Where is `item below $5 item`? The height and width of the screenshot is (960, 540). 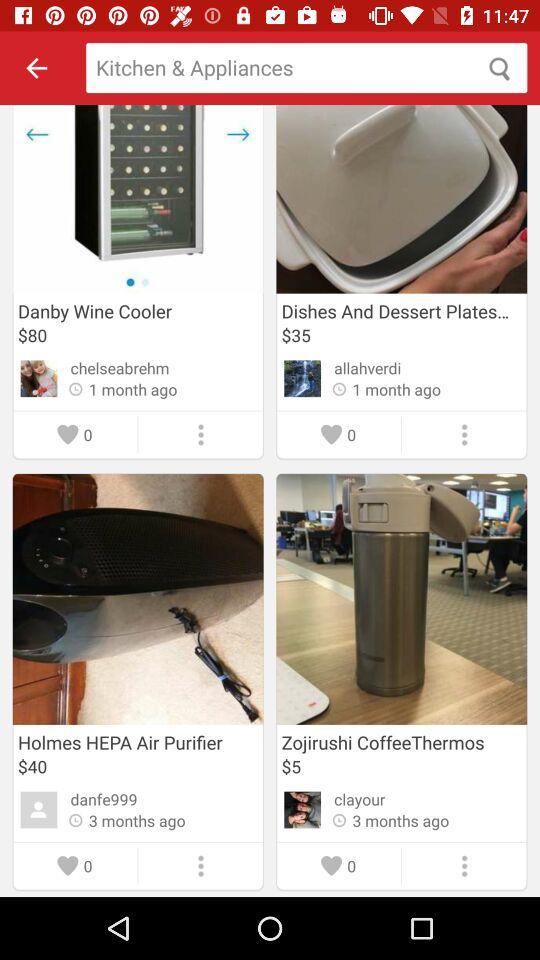
item below $5 item is located at coordinates (358, 799).